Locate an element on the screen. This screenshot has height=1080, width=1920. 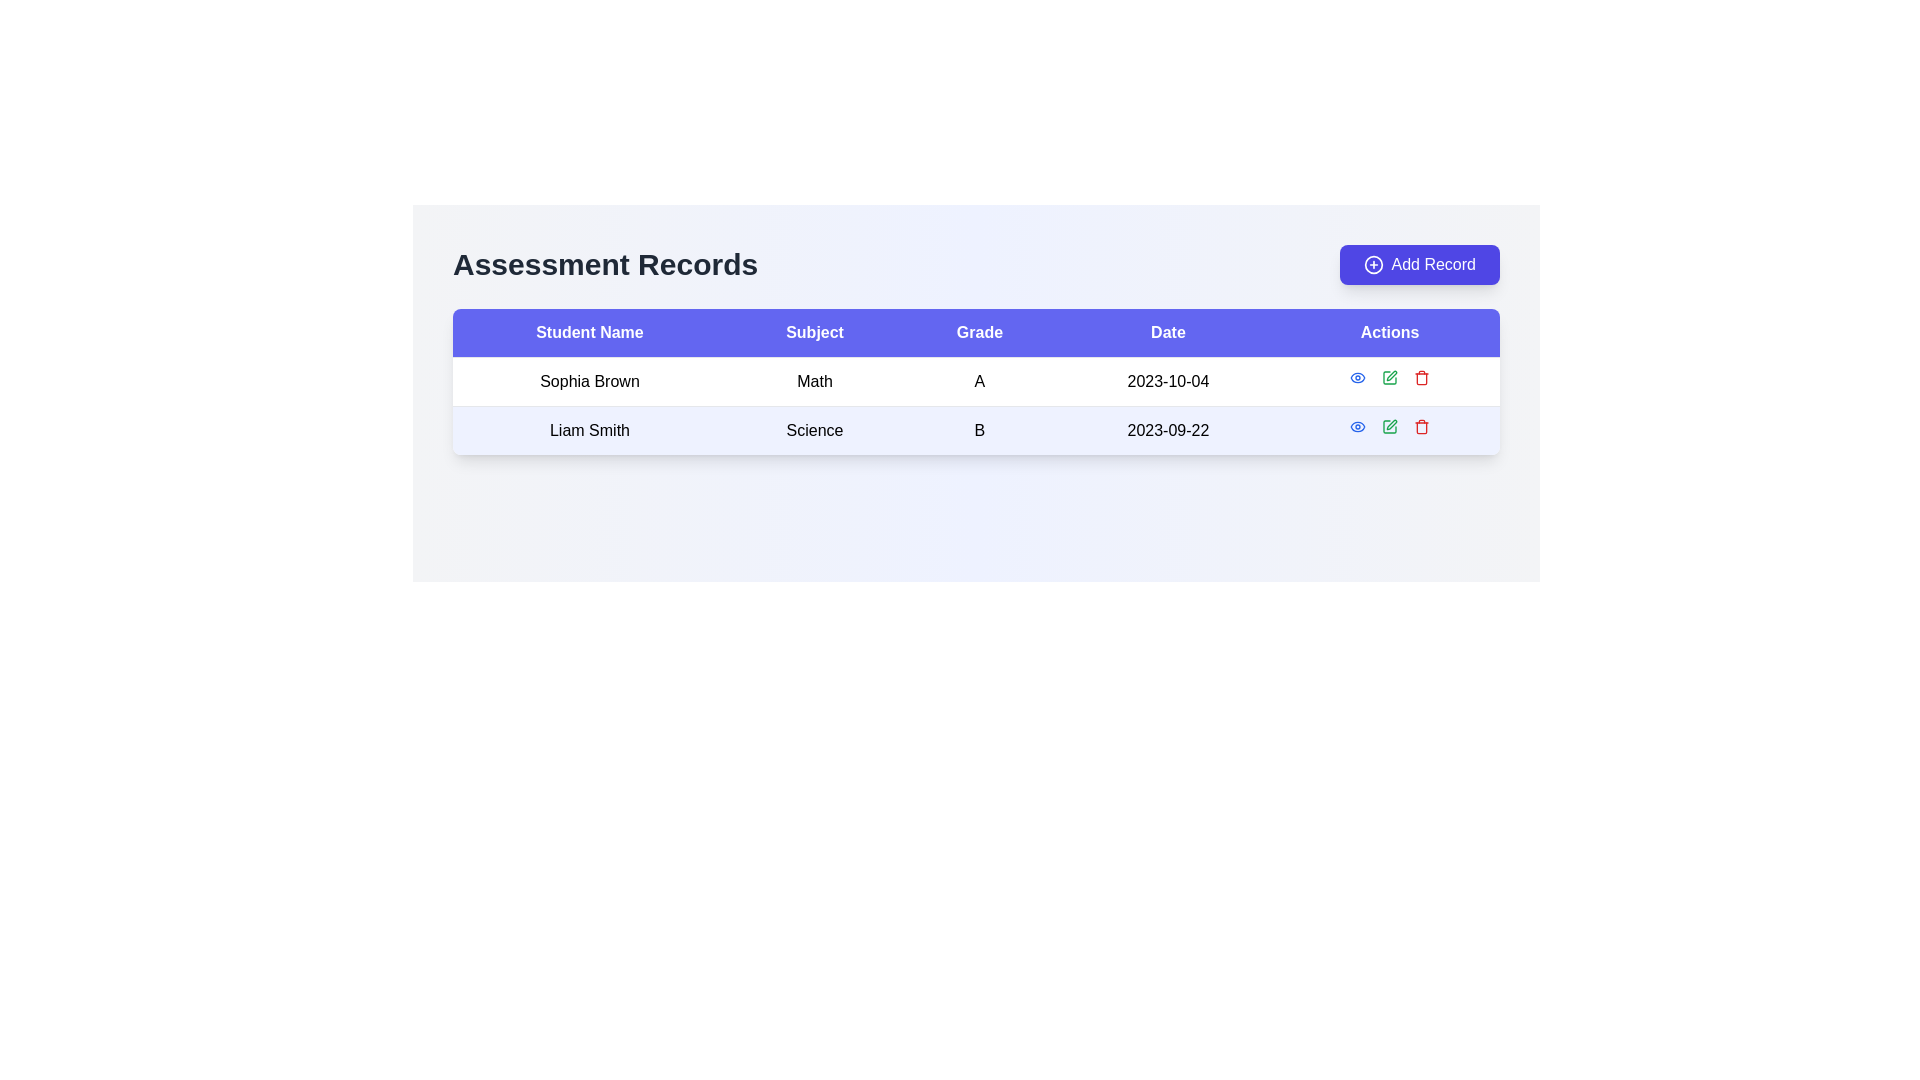
the delete icon button located is located at coordinates (1421, 426).